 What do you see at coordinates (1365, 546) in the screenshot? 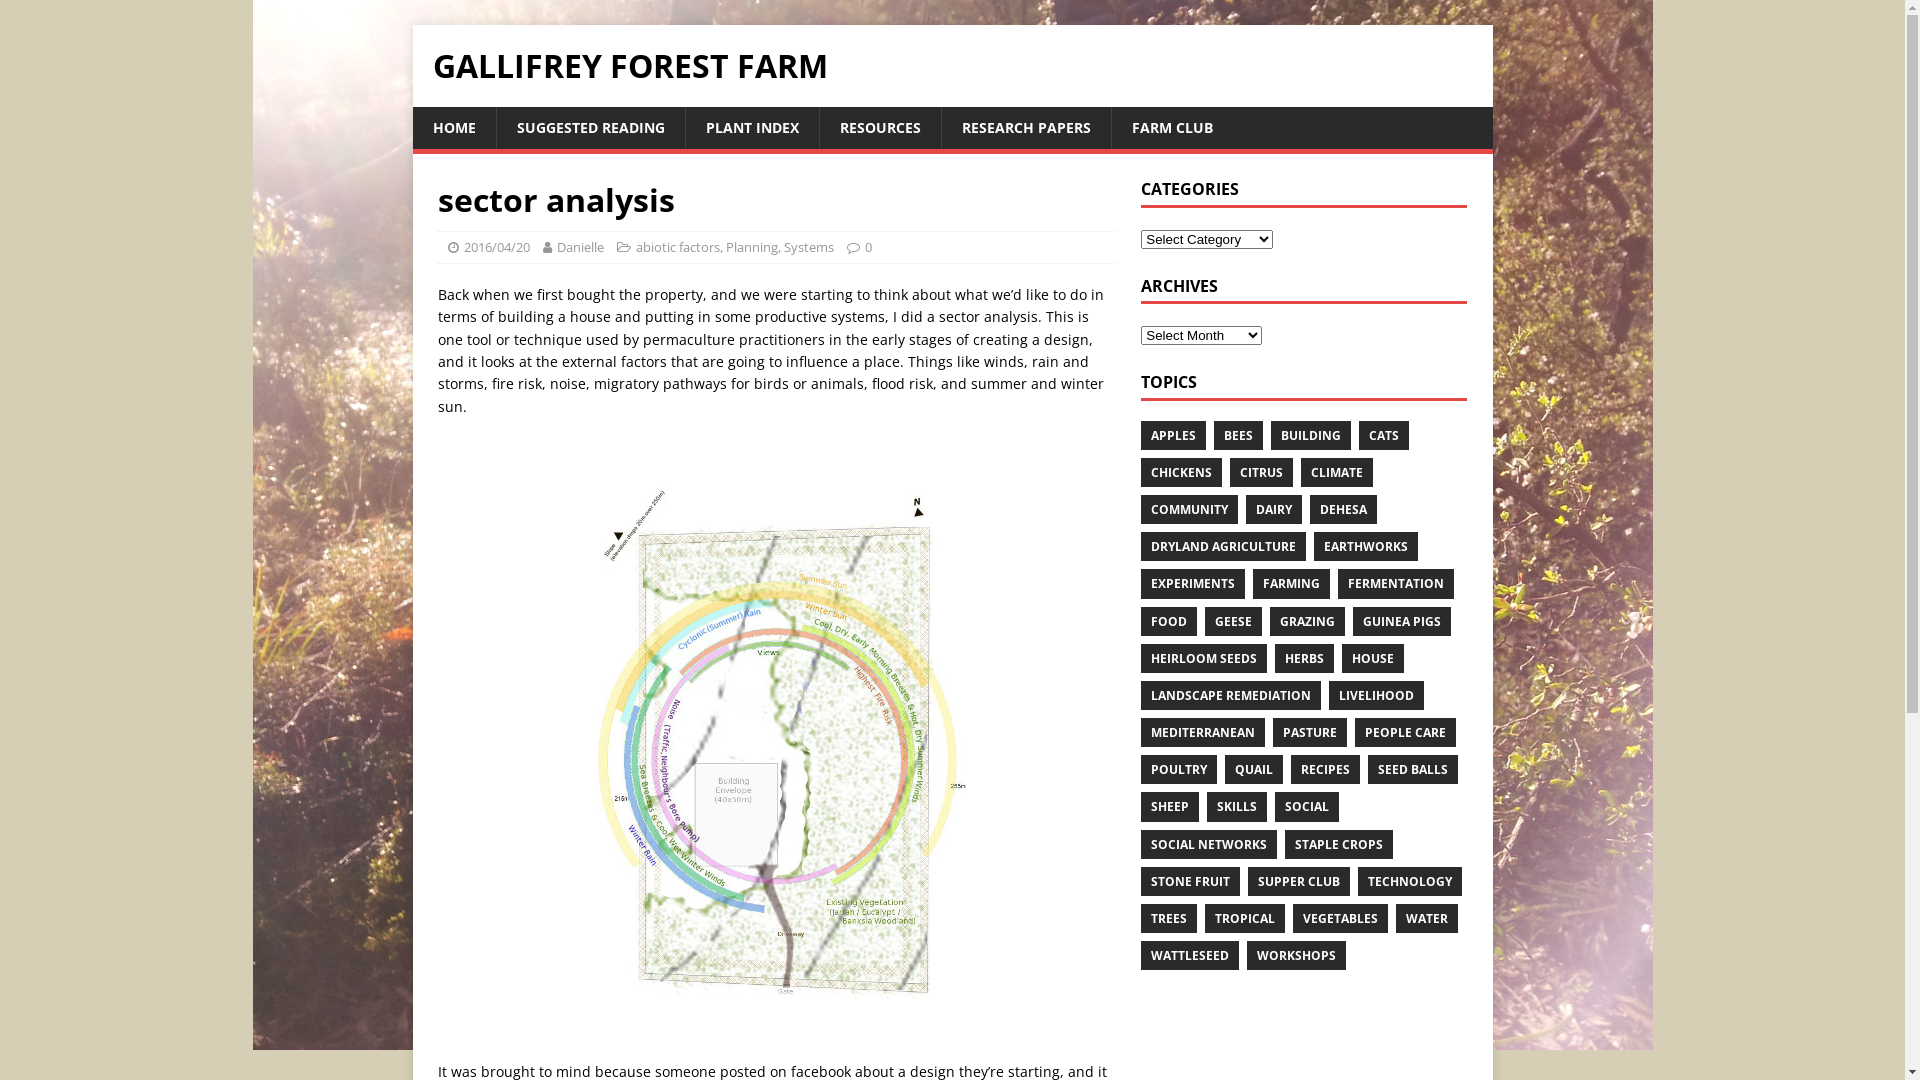
I see `'EARTHWORKS'` at bounding box center [1365, 546].